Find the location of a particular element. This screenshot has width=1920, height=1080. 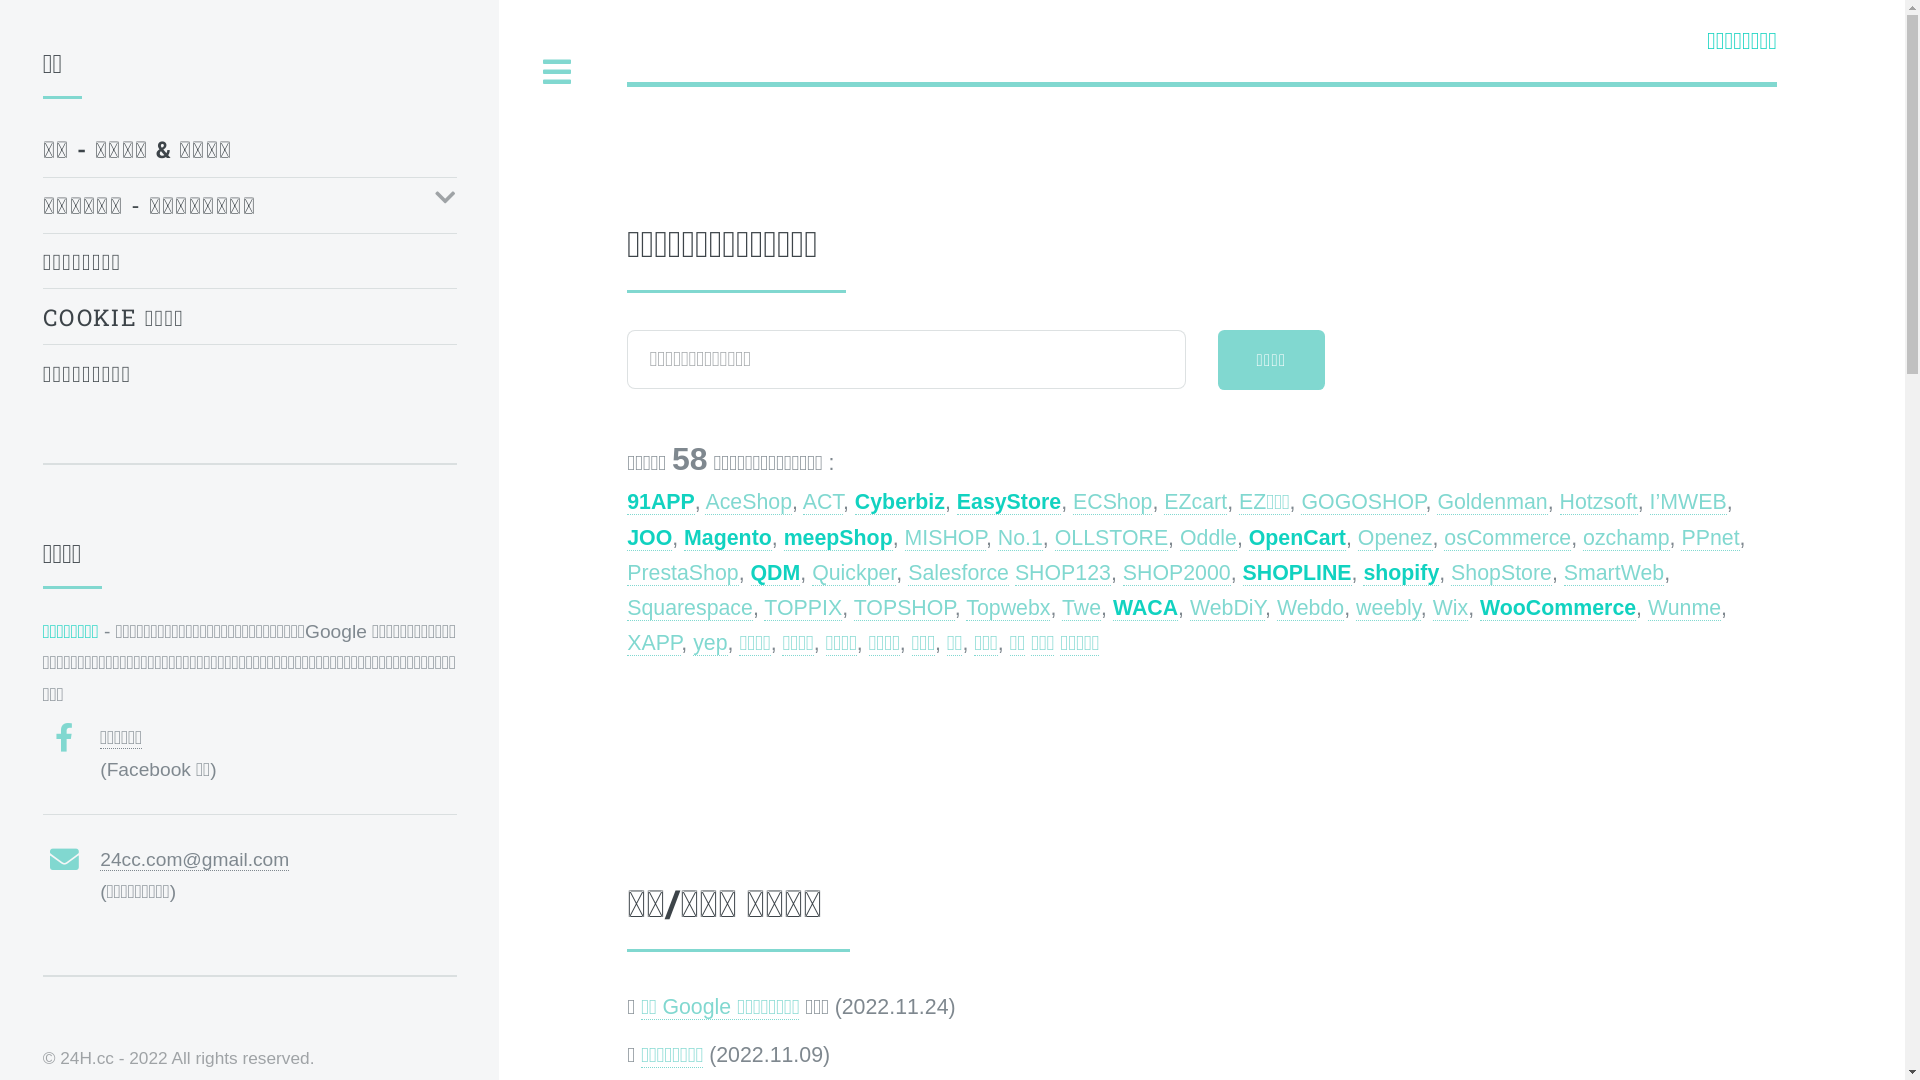

'MISHOP' is located at coordinates (944, 537).